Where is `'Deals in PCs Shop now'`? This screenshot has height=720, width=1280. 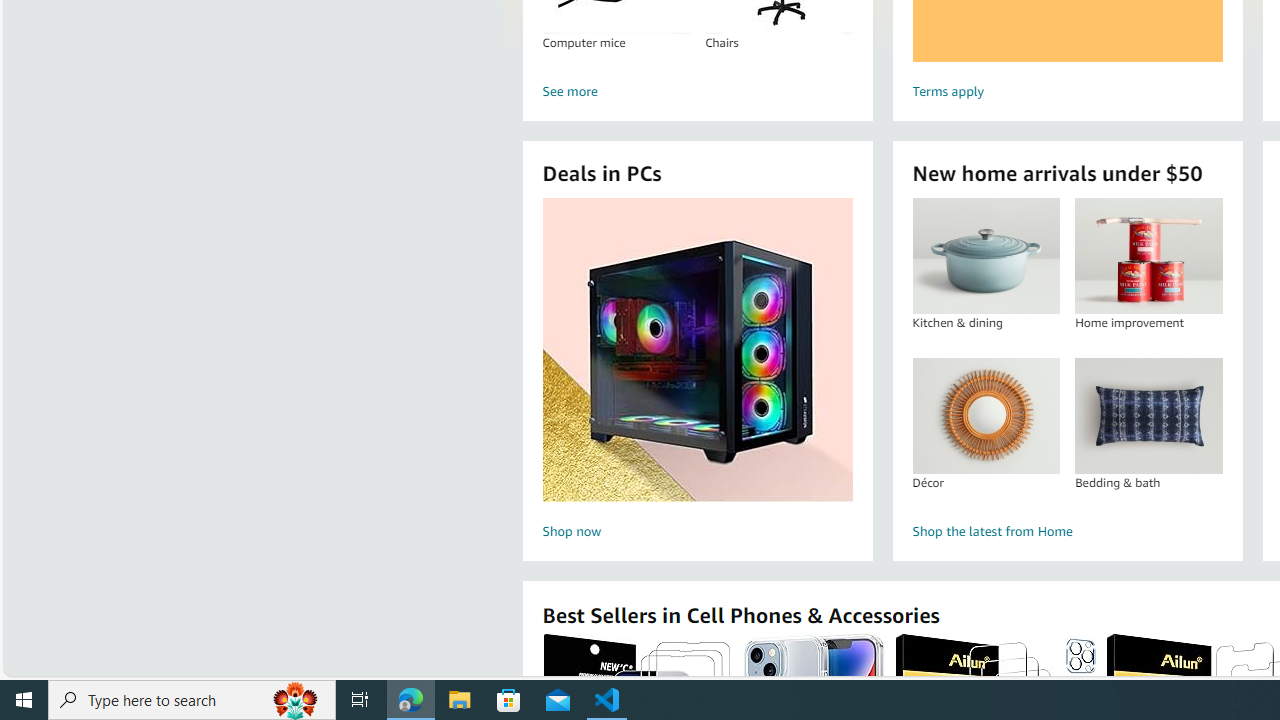 'Deals in PCs Shop now' is located at coordinates (697, 371).